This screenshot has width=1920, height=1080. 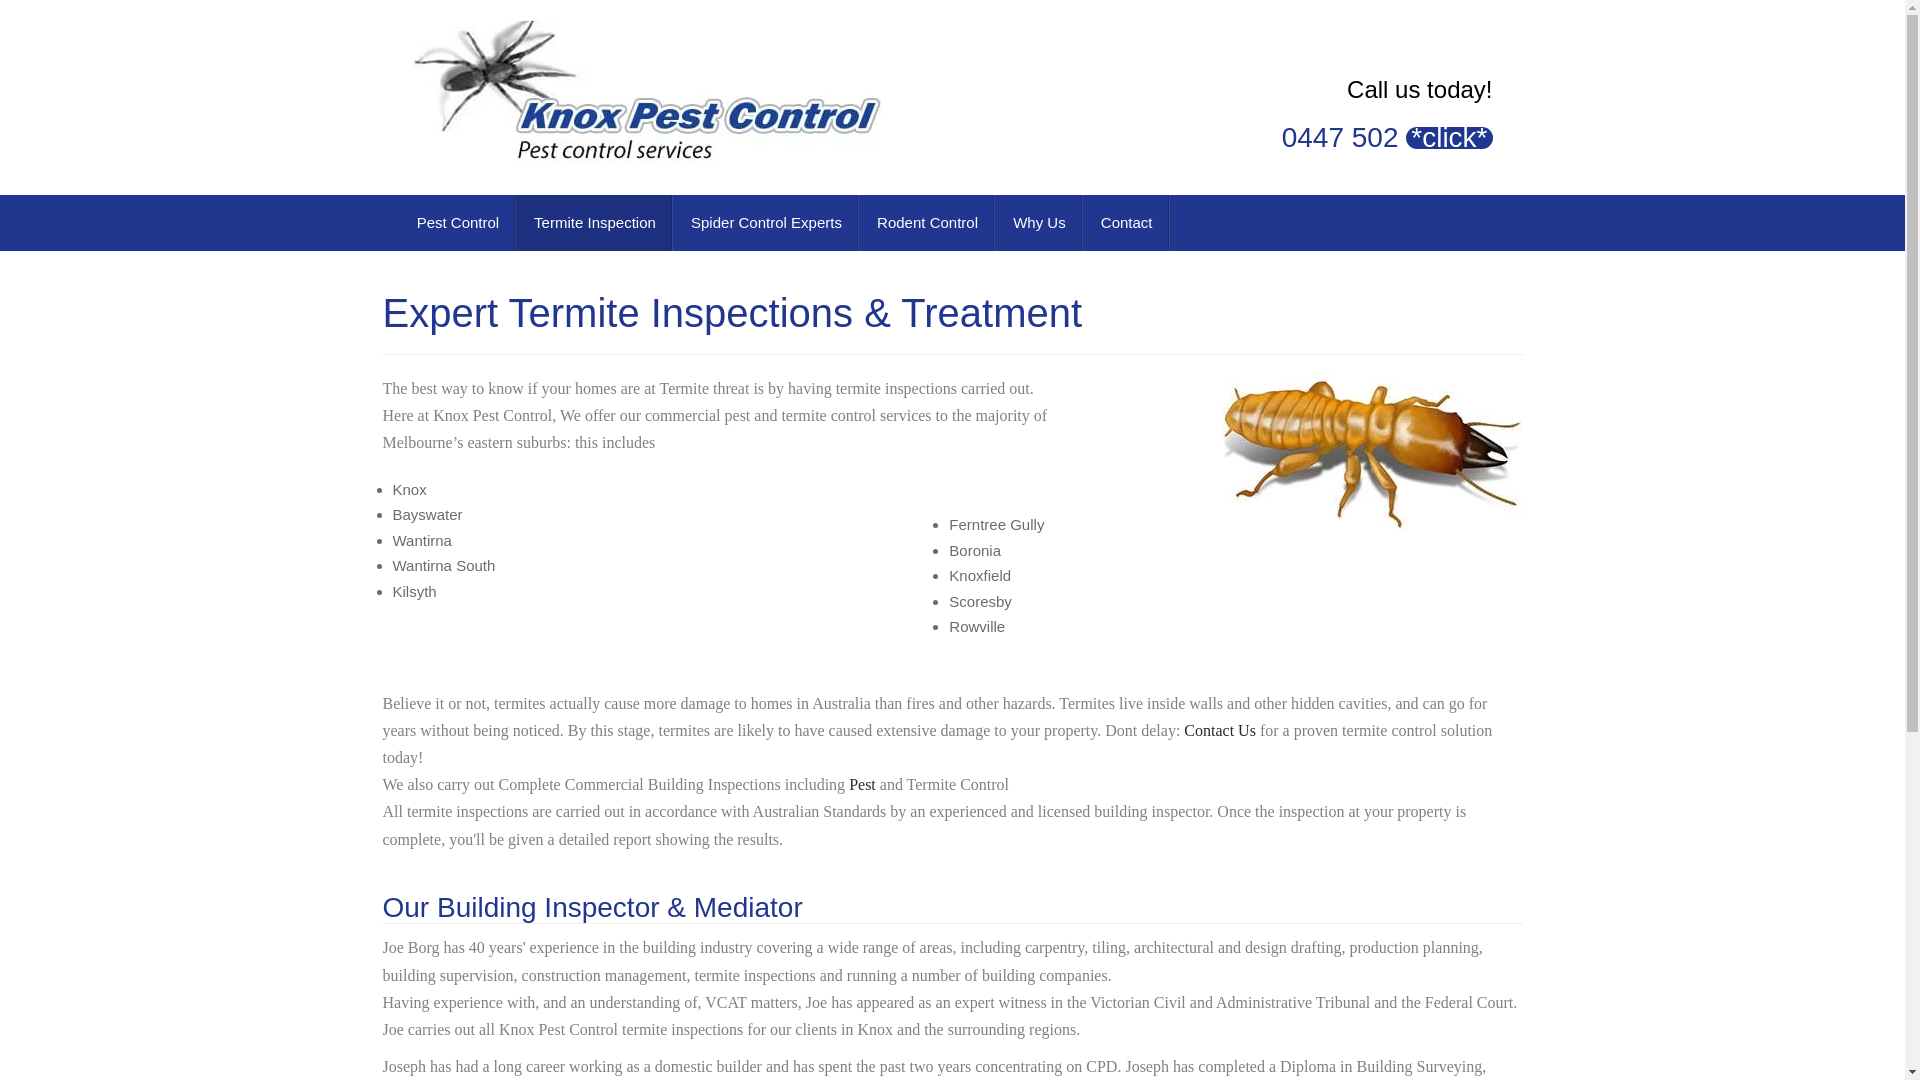 I want to click on 'Contact Us', so click(x=1218, y=730).